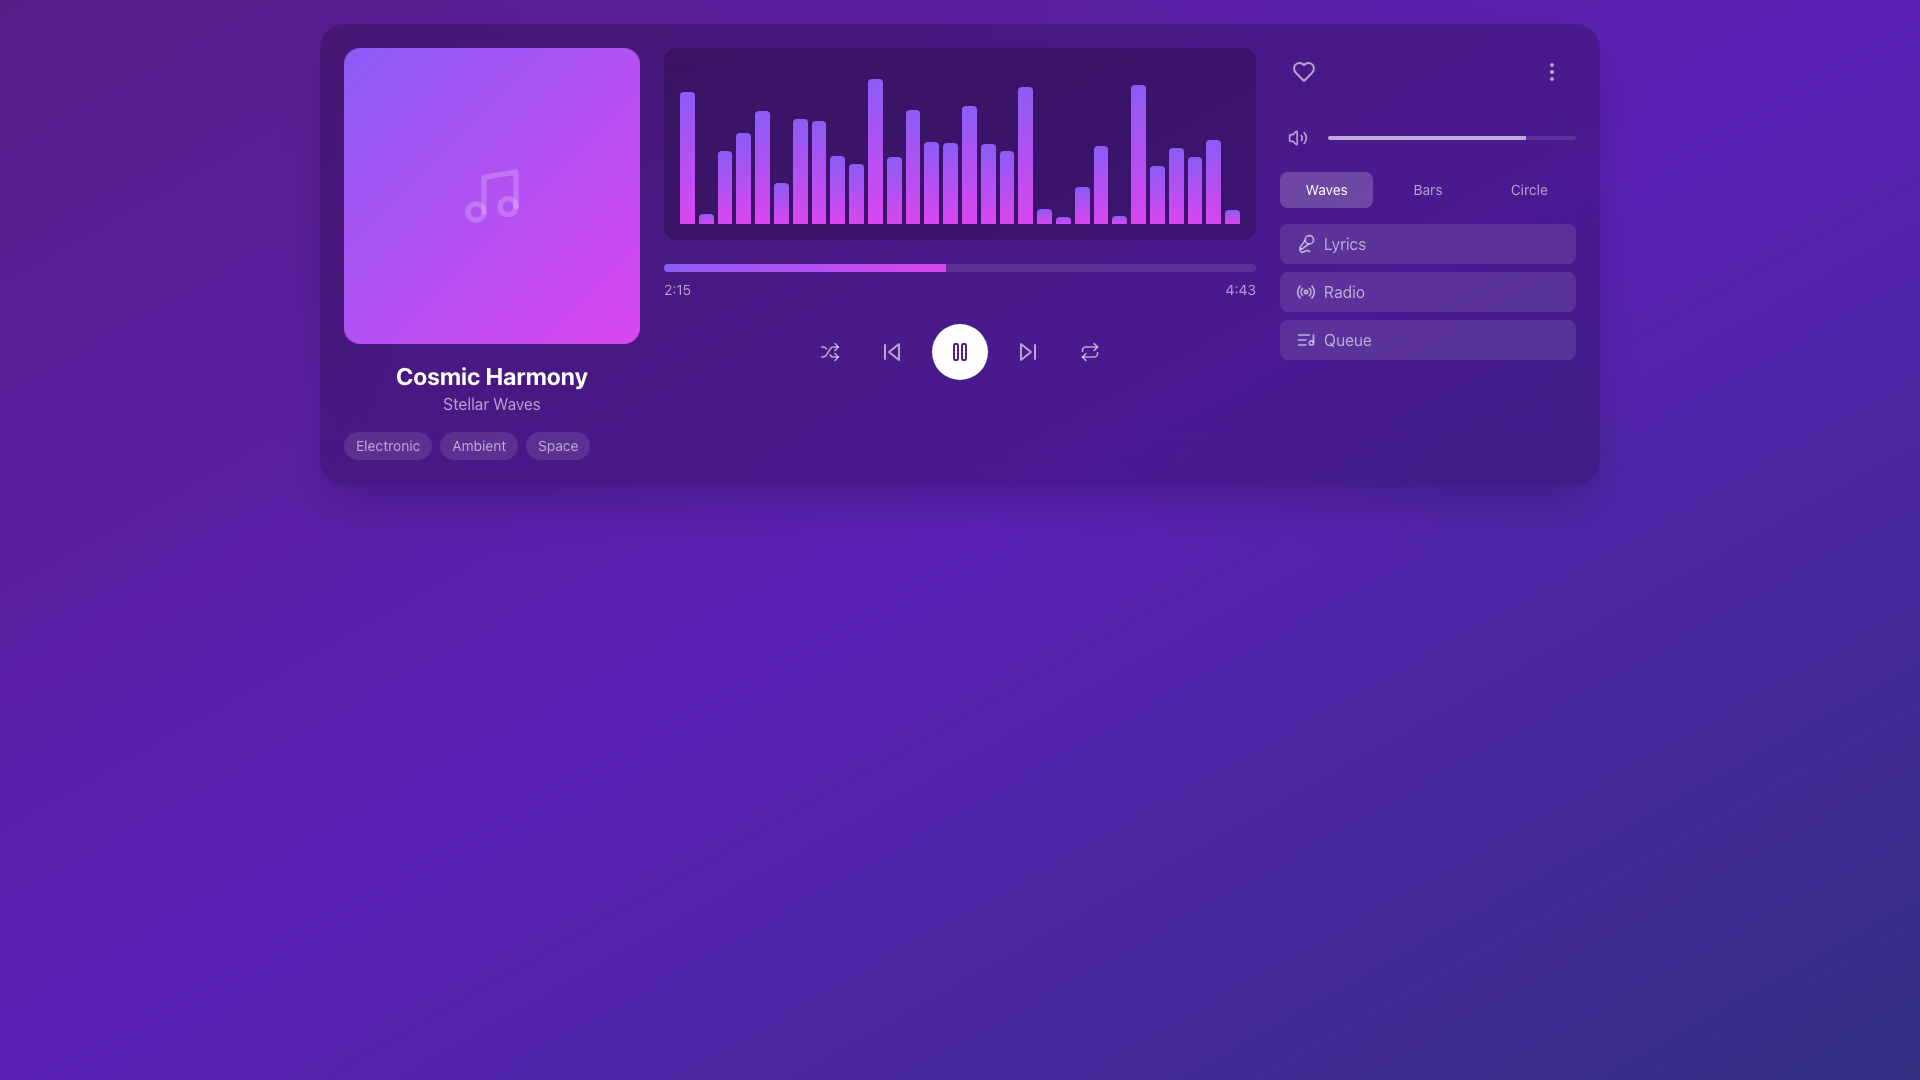  What do you see at coordinates (988, 183) in the screenshot?
I see `the fifteenth graphical bar in the audio visualization equalizer that indicates frequency intensity` at bounding box center [988, 183].